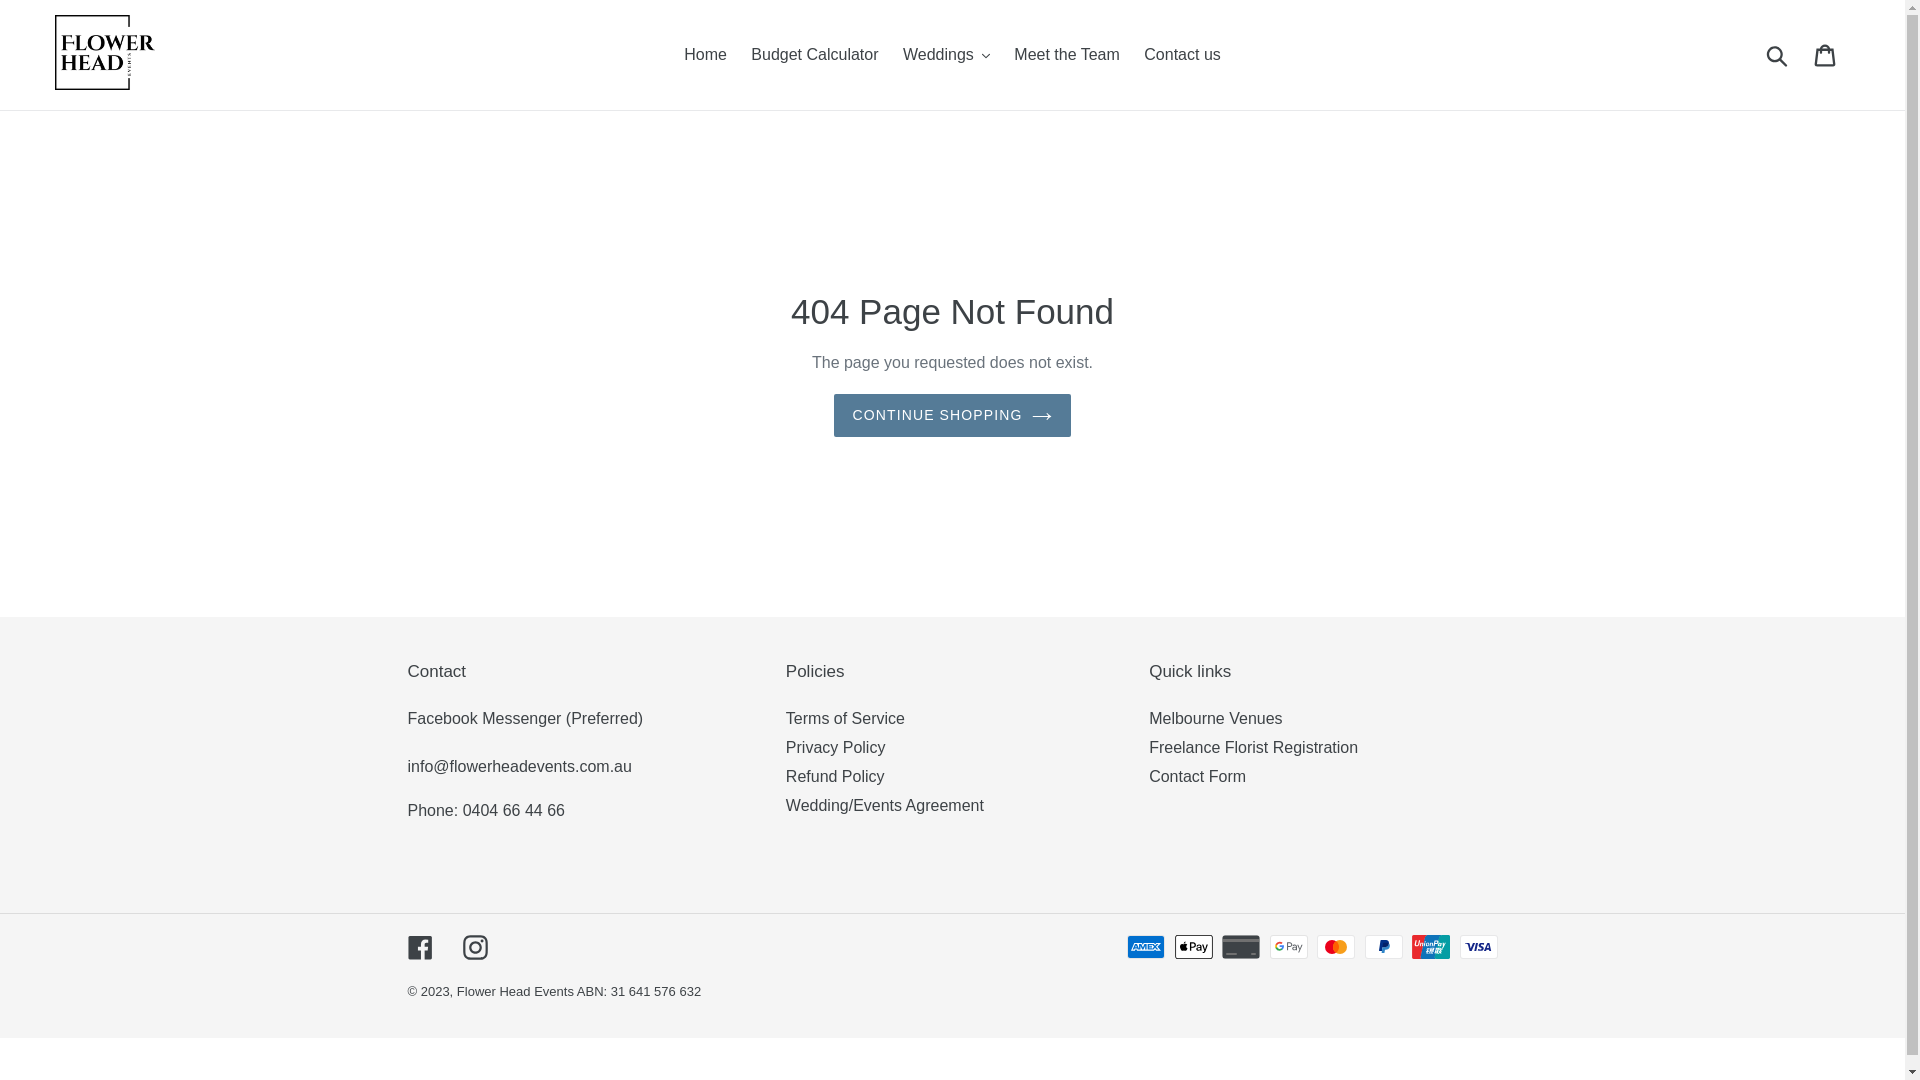 Image resolution: width=1920 pixels, height=1080 pixels. Describe the element at coordinates (473, 945) in the screenshot. I see `'Instagram'` at that location.